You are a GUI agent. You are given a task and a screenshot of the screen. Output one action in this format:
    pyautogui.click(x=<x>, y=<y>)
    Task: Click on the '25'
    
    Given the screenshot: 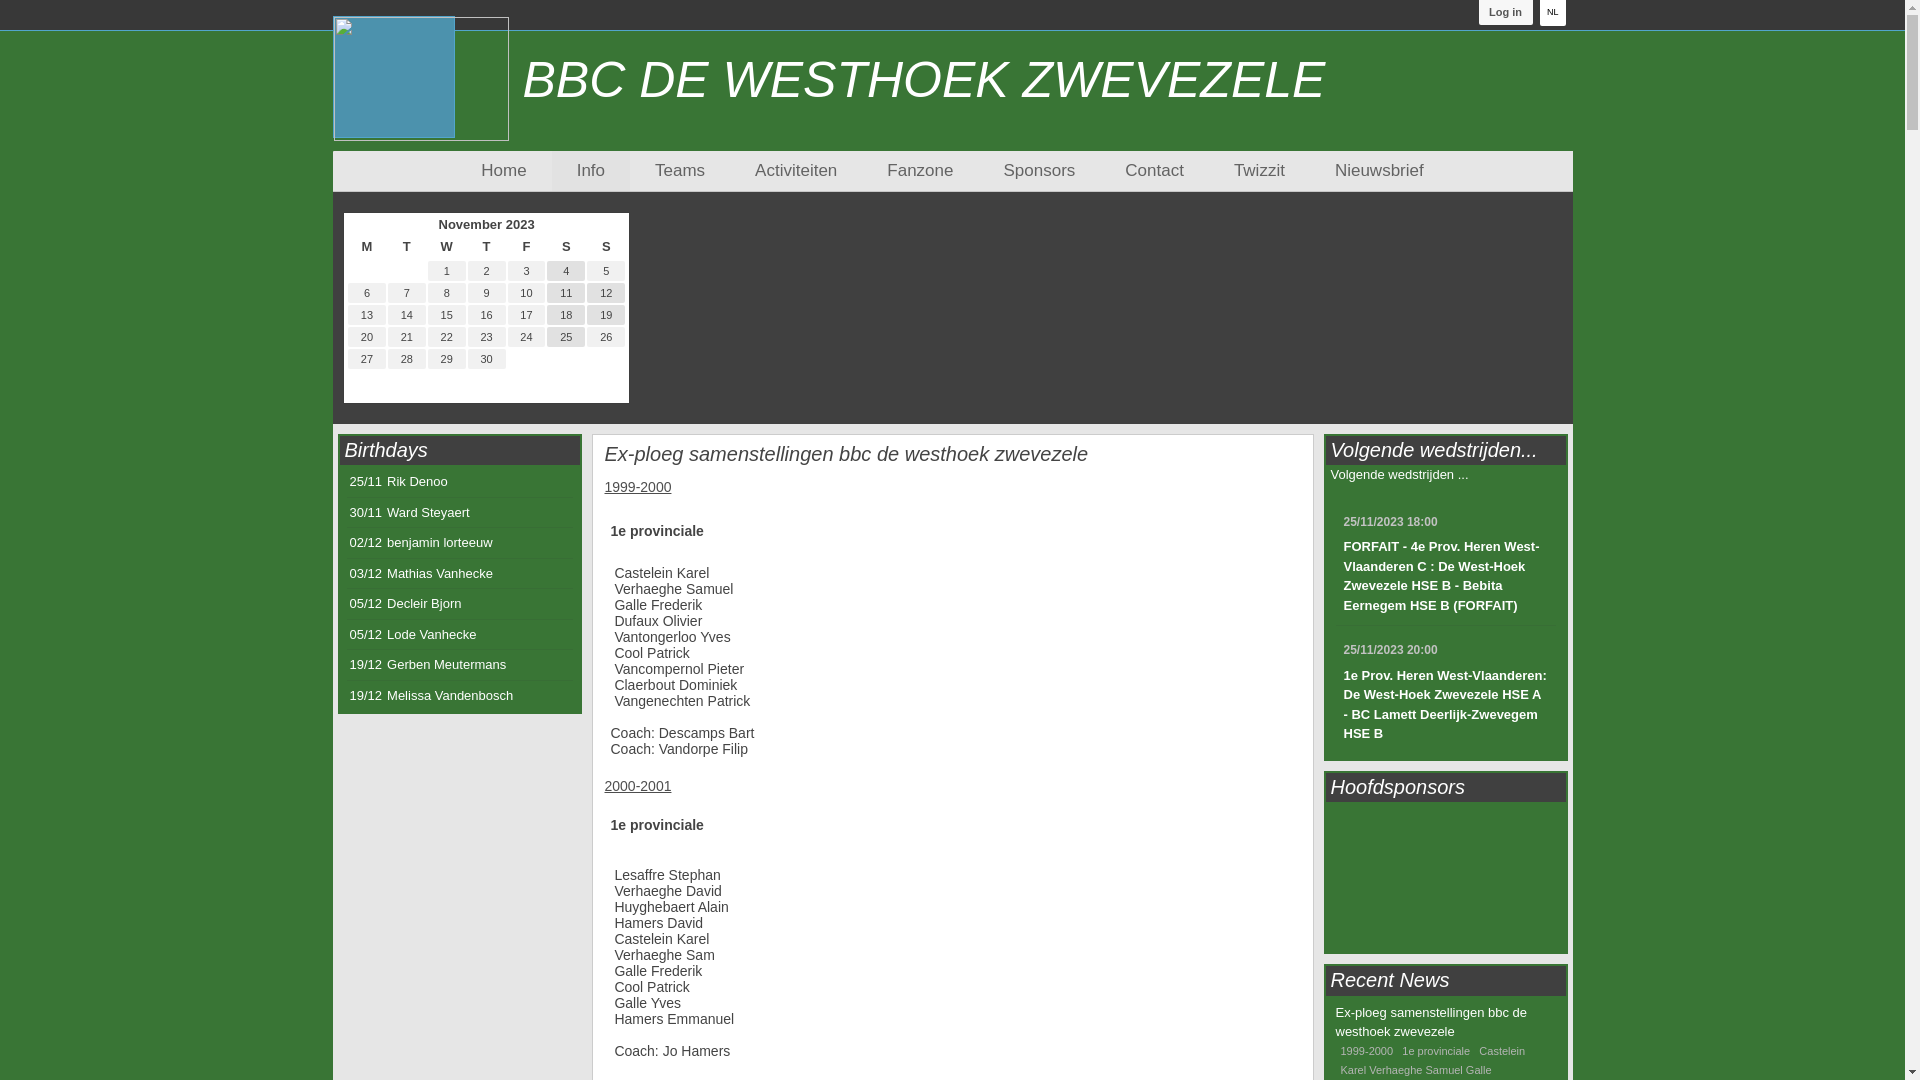 What is the action you would take?
    pyautogui.click(x=565, y=335)
    